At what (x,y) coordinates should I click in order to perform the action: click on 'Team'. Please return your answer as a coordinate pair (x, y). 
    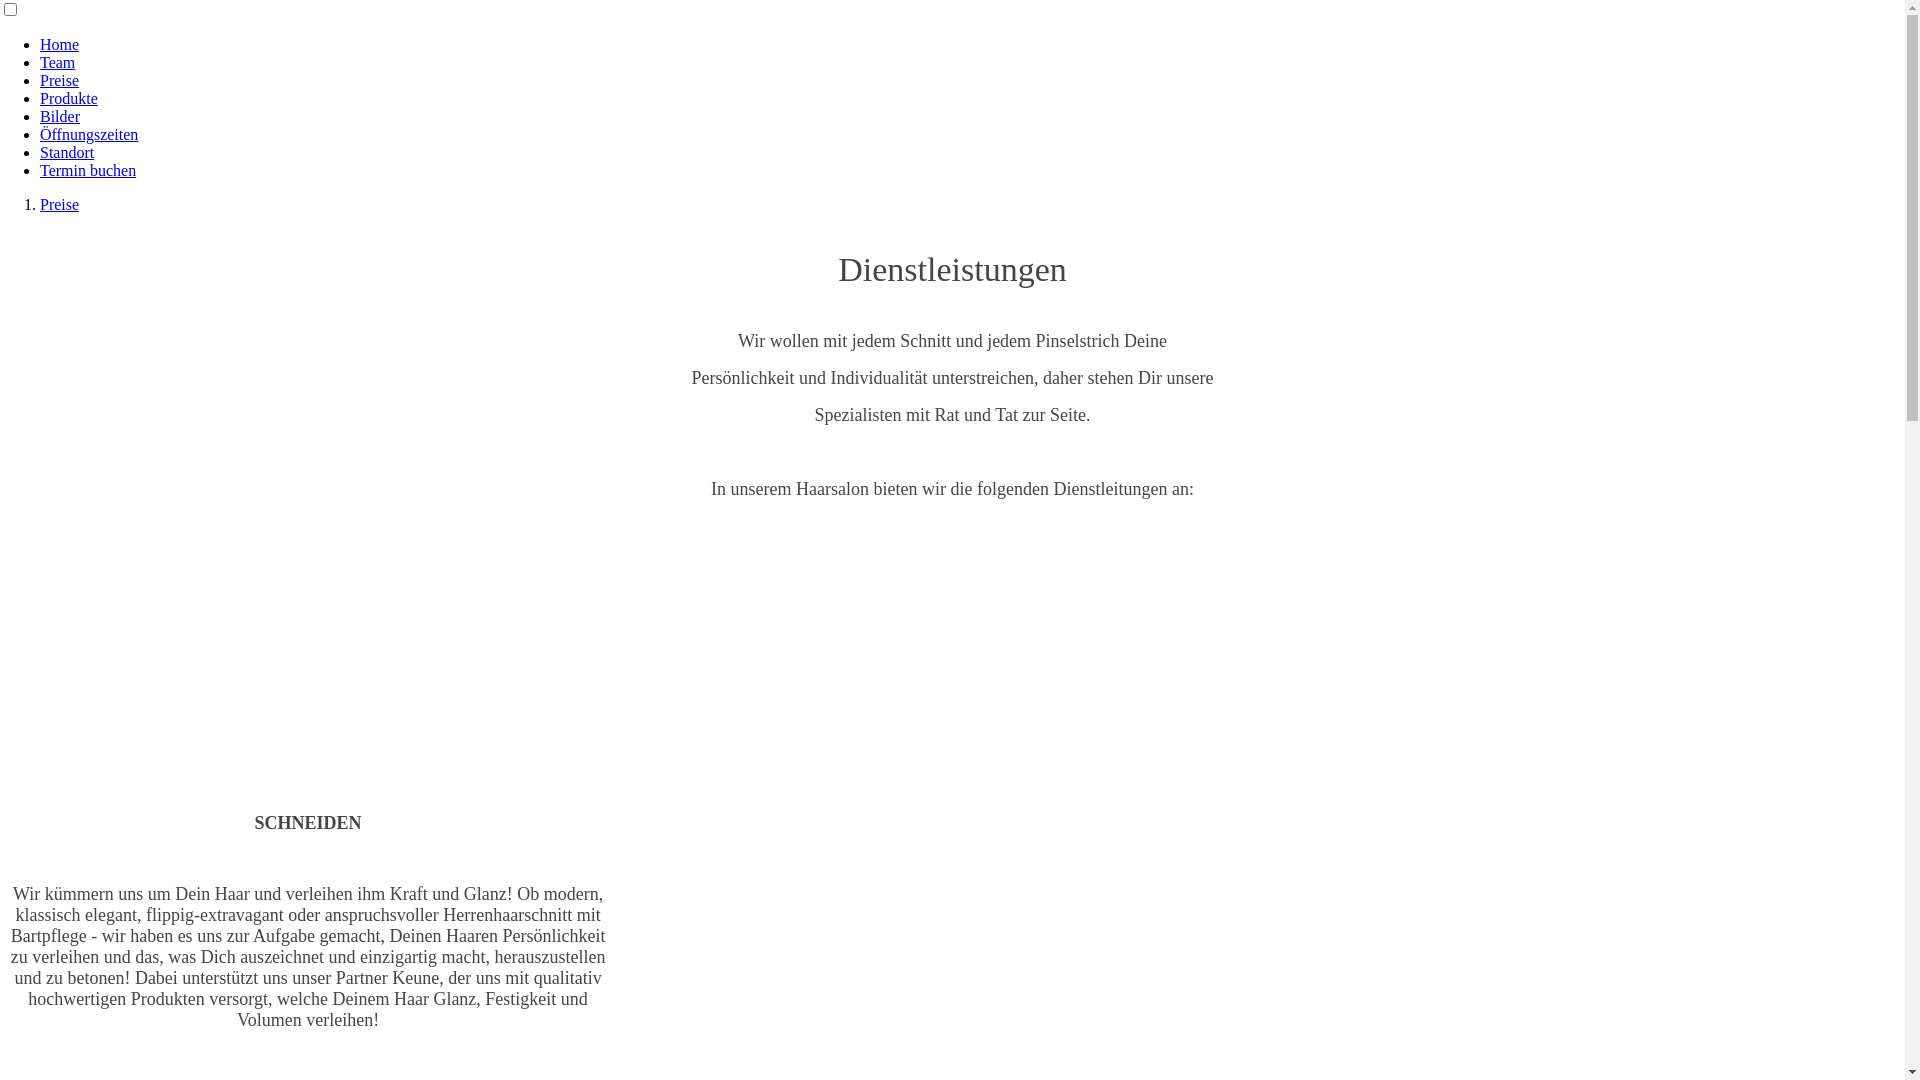
    Looking at the image, I should click on (57, 61).